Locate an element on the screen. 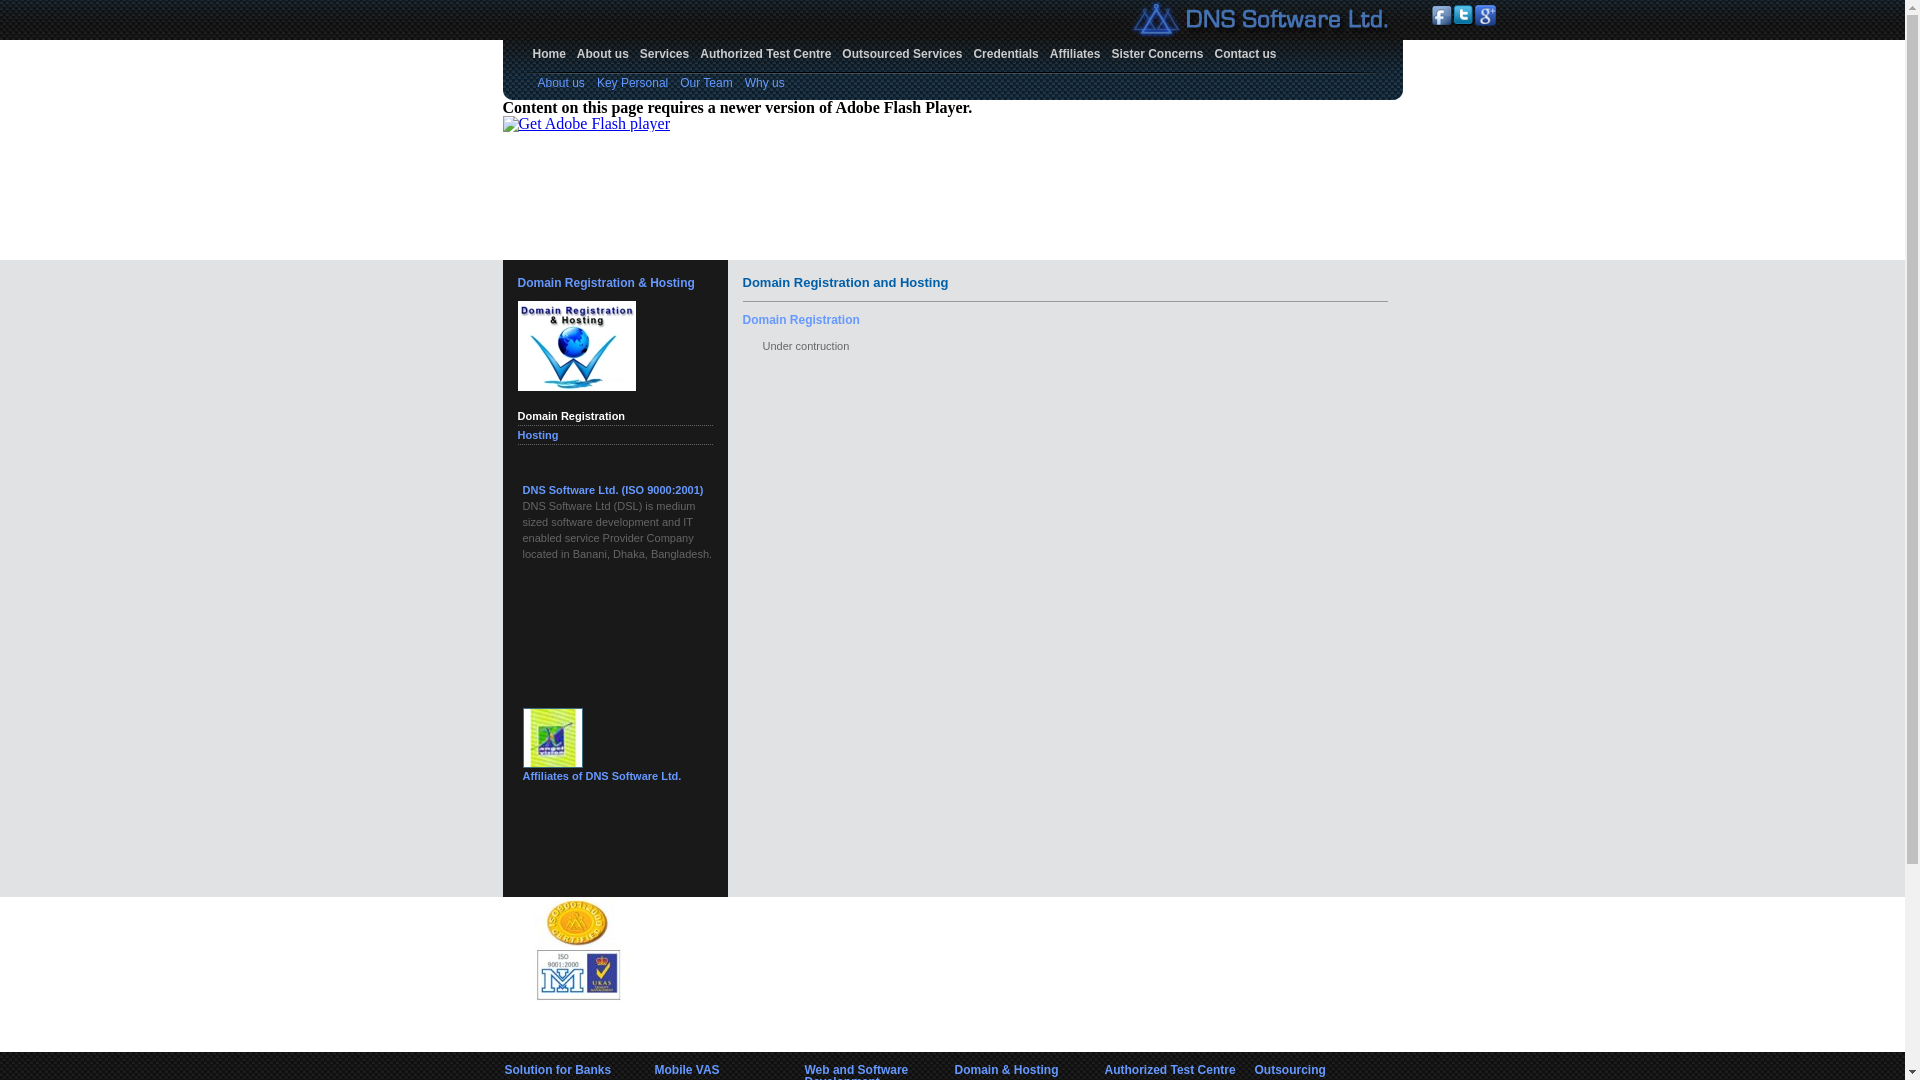 This screenshot has height=1080, width=1920. 'Mobile Value Added Service (VAS)' is located at coordinates (522, 489).